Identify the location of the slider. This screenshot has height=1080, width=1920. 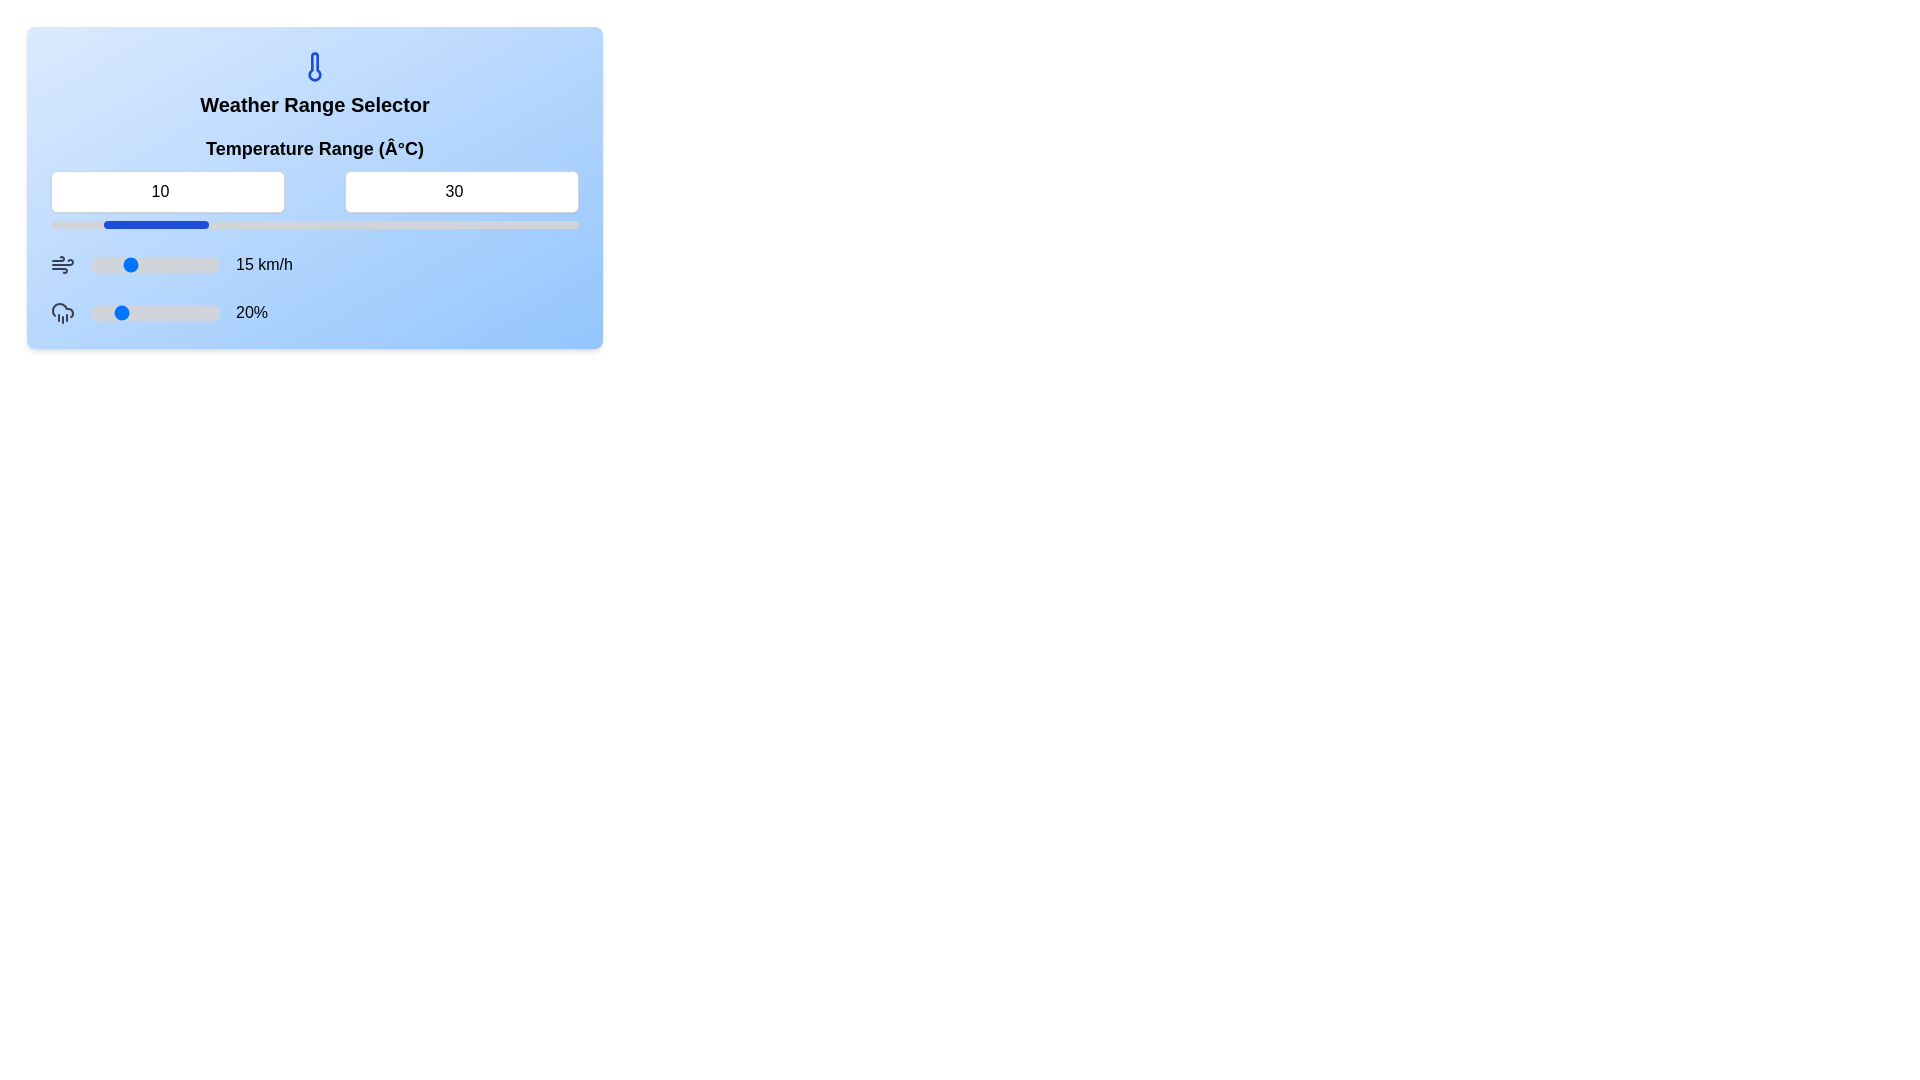
(101, 312).